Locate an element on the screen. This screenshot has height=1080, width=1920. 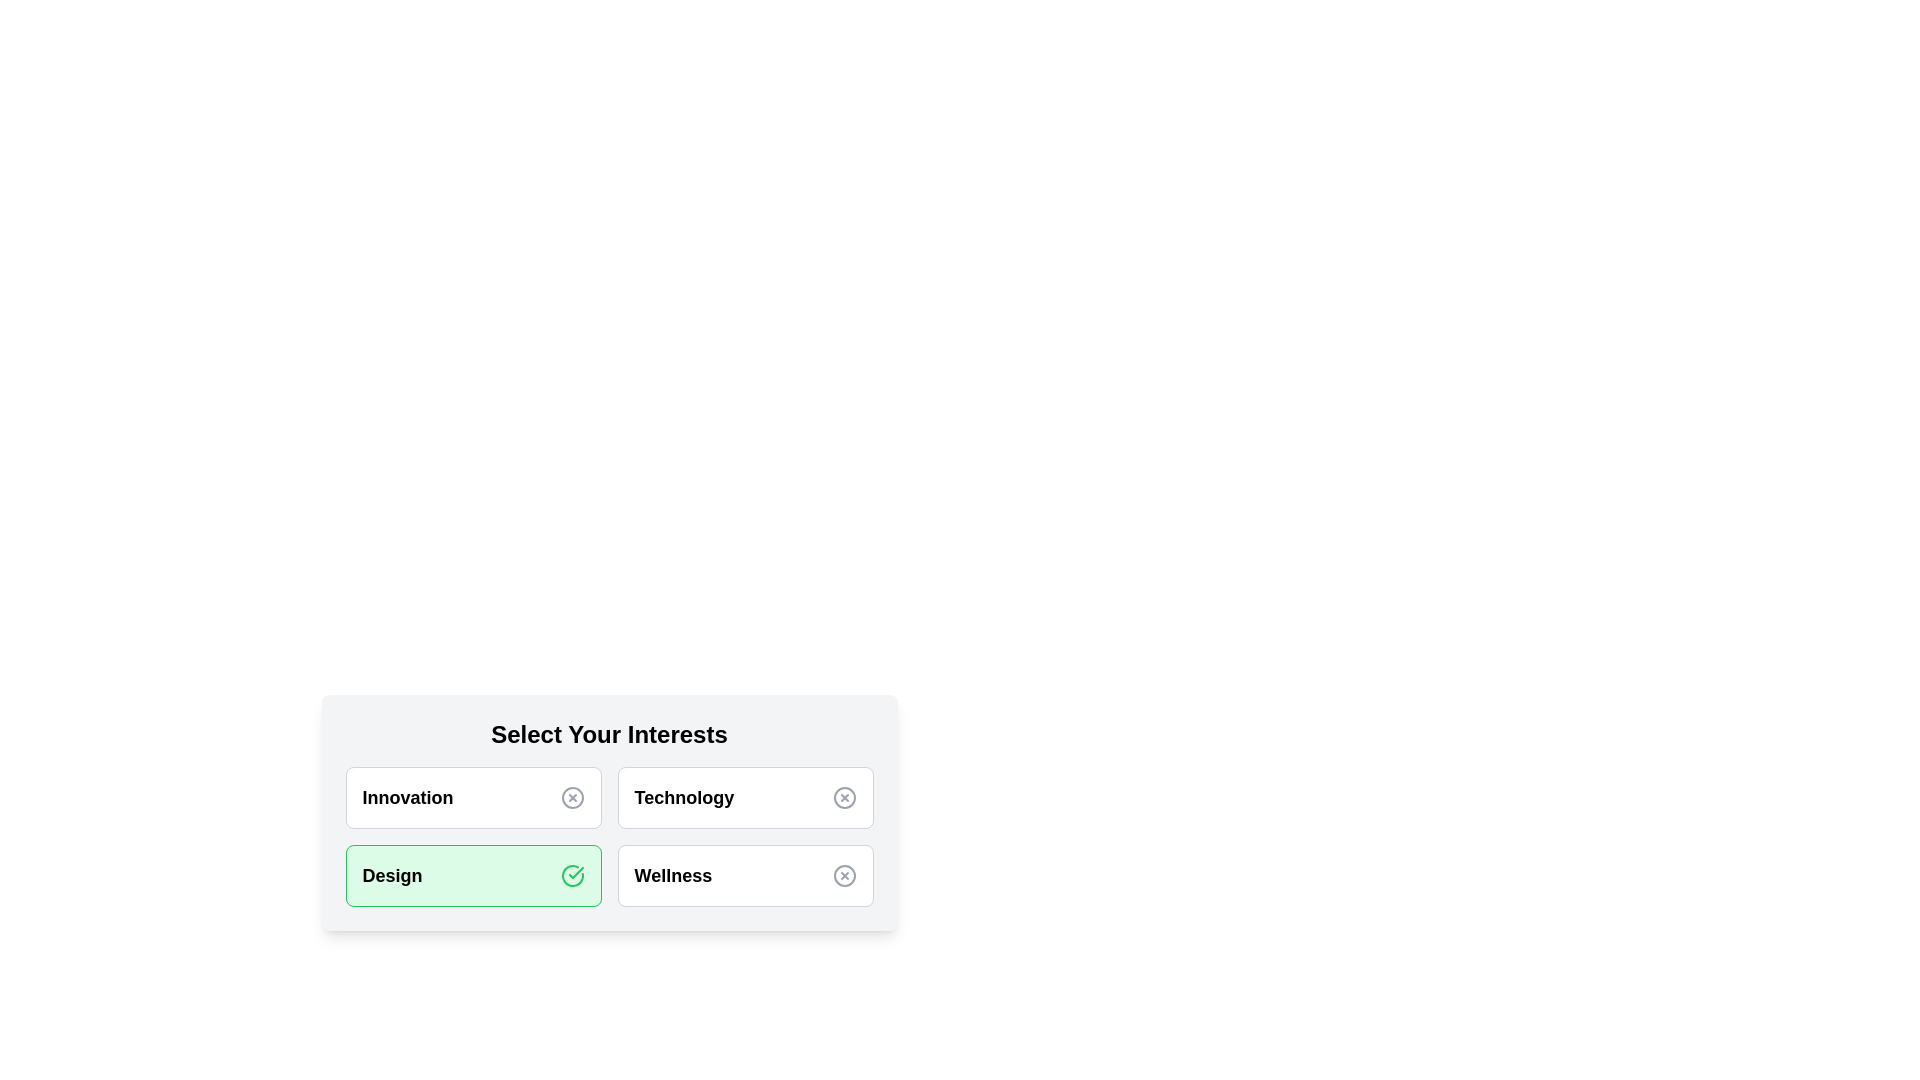
the category Wellness by clicking on it is located at coordinates (744, 874).